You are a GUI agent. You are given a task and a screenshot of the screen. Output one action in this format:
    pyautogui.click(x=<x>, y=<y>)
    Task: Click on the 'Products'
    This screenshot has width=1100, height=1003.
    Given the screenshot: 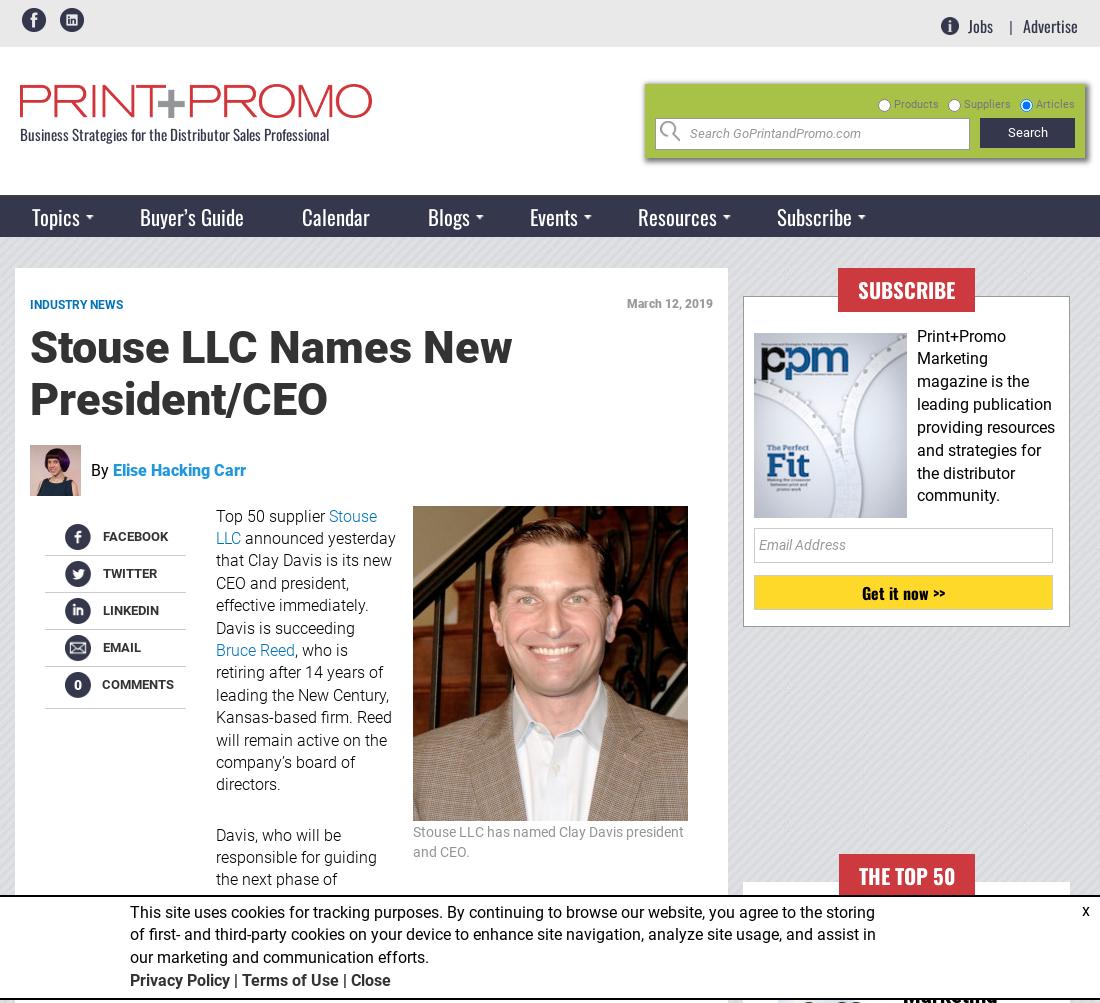 What is the action you would take?
    pyautogui.click(x=916, y=102)
    